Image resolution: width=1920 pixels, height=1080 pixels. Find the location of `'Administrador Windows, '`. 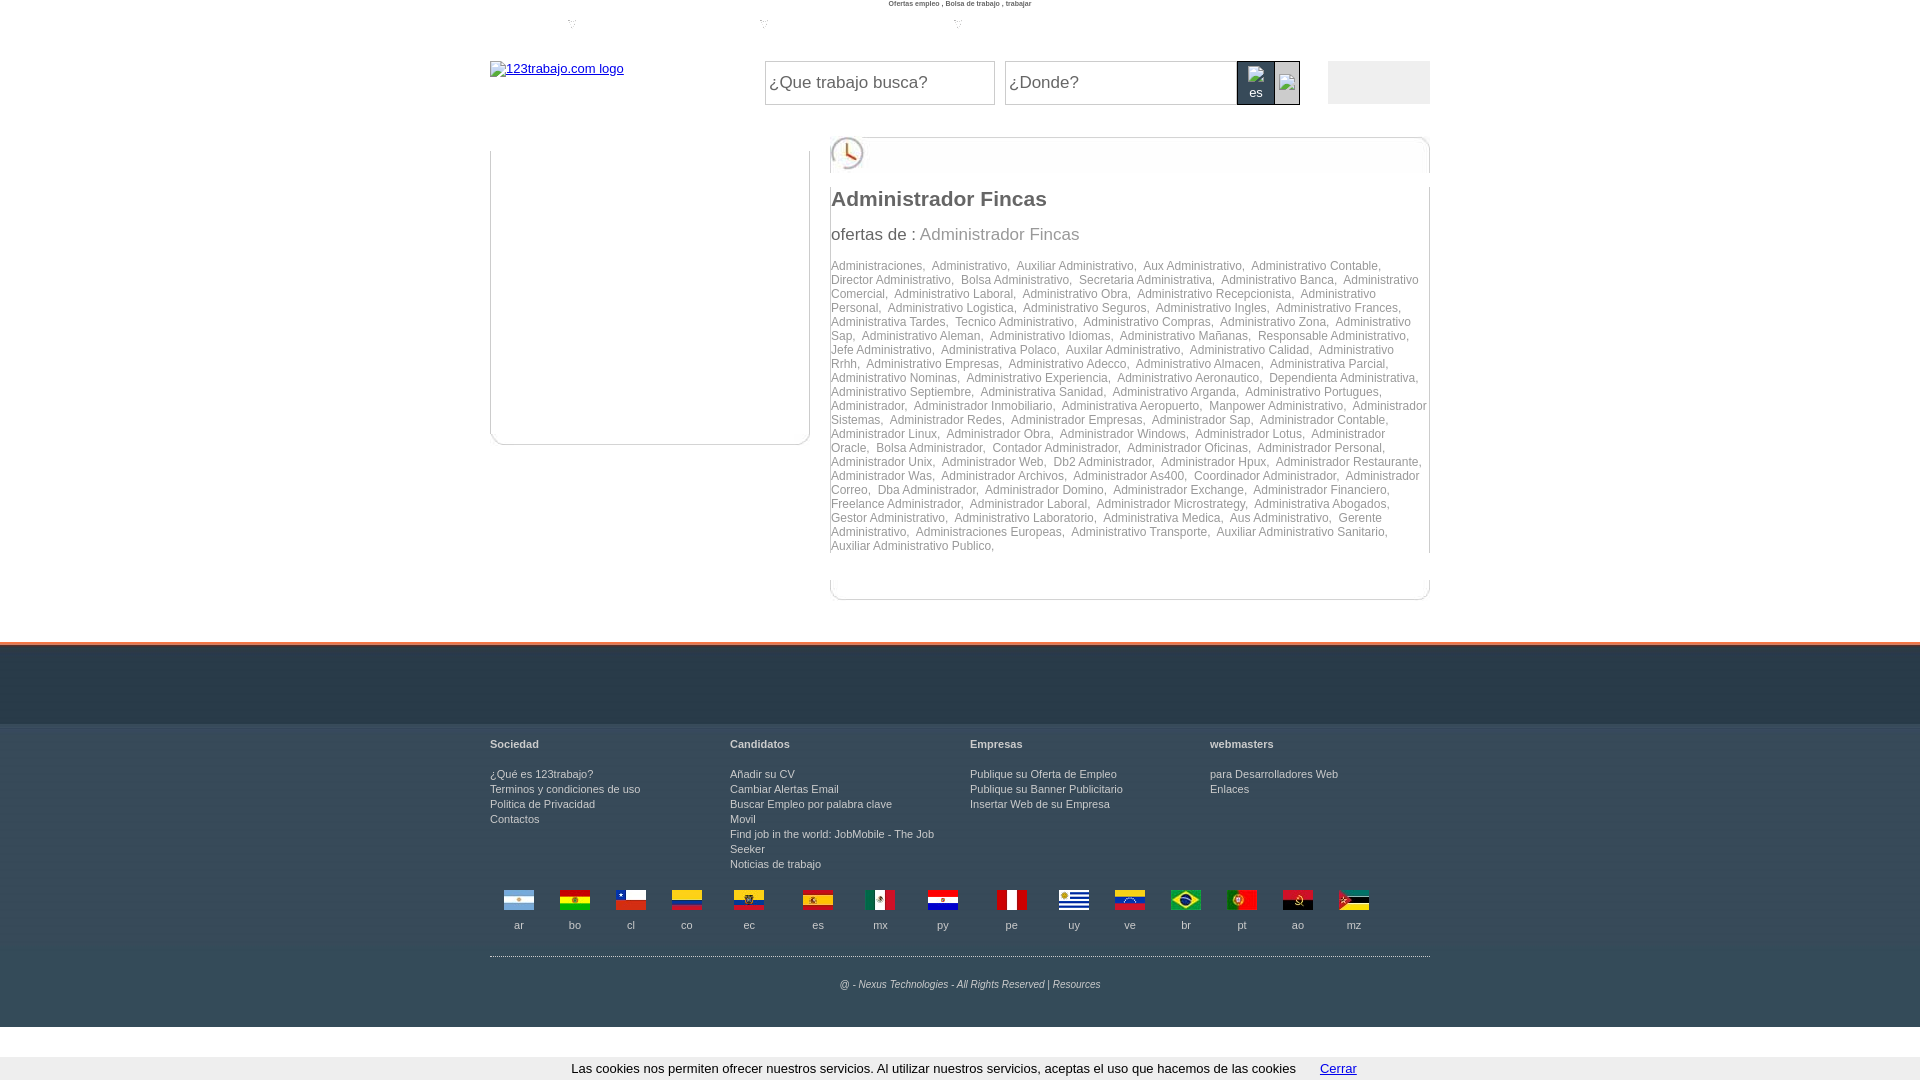

'Administrador Windows, ' is located at coordinates (1127, 433).